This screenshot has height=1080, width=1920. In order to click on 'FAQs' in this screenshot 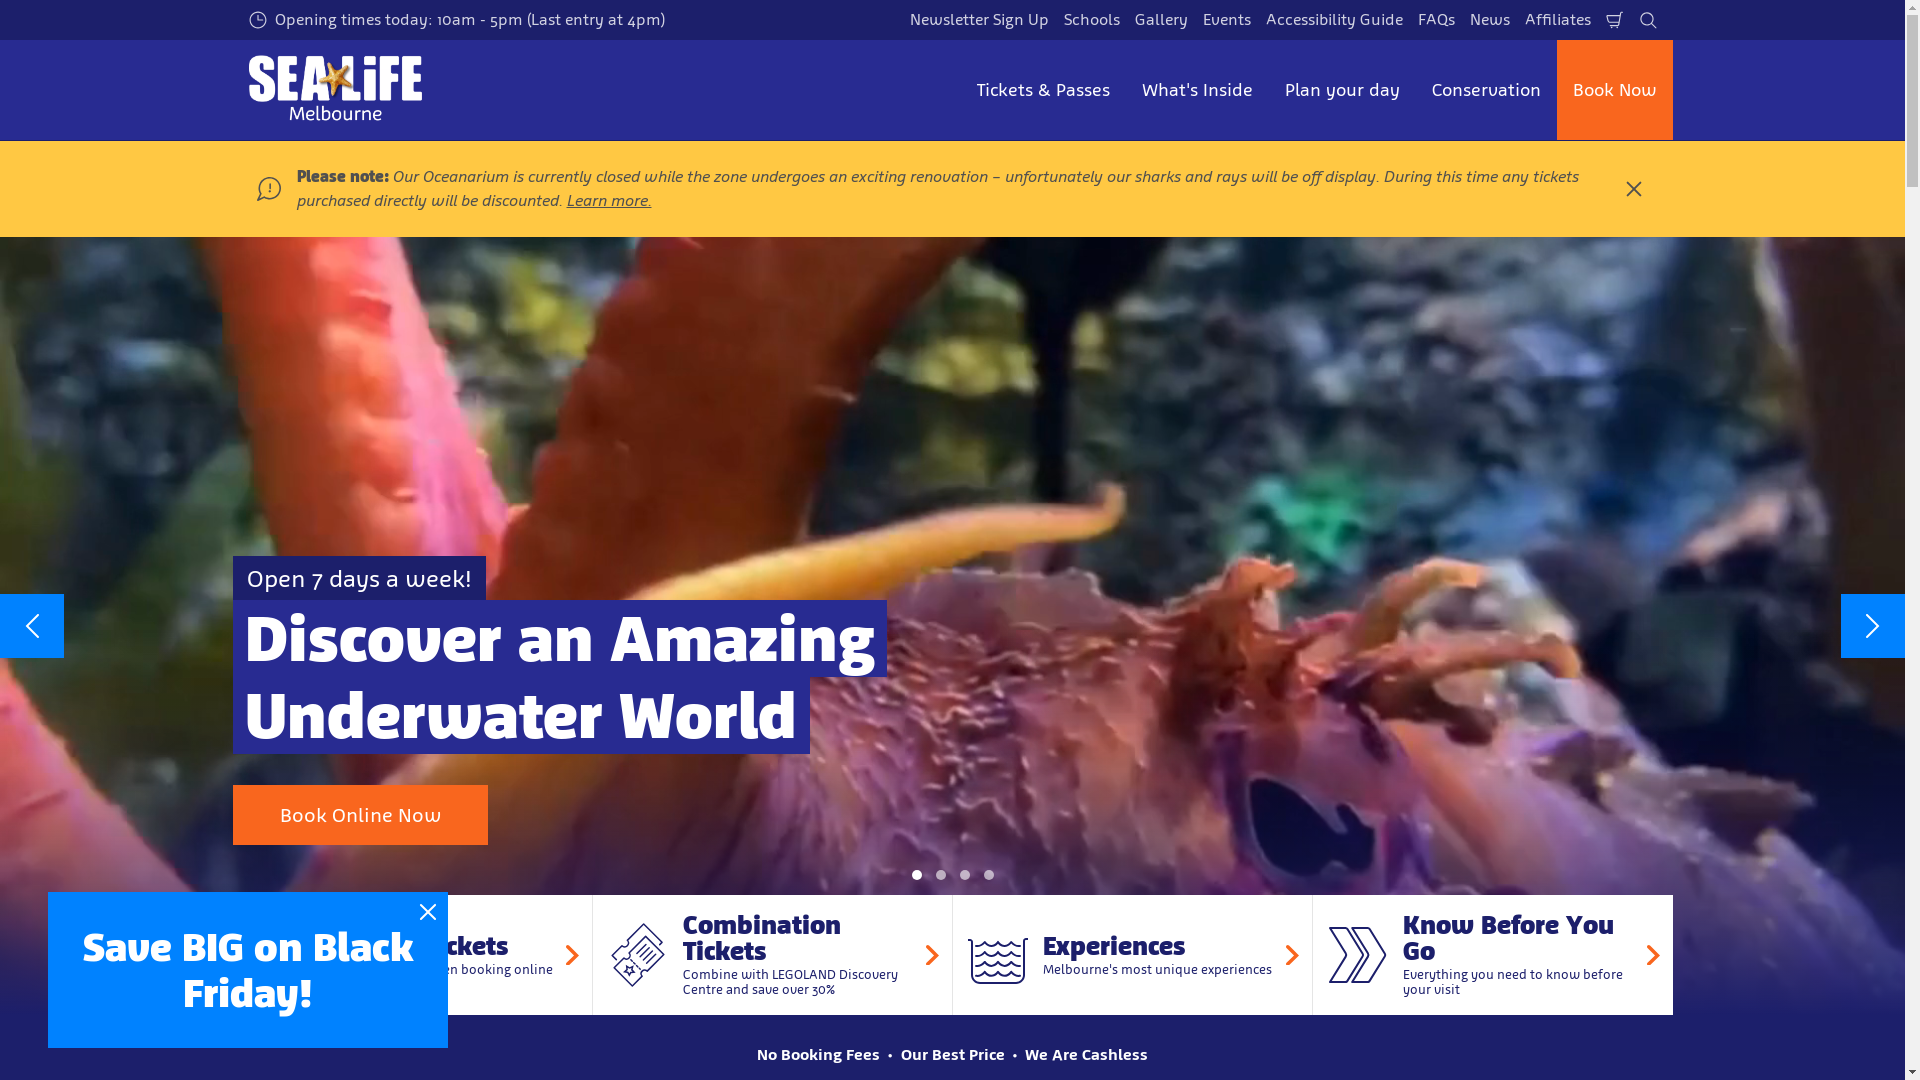, I will do `click(1434, 19)`.